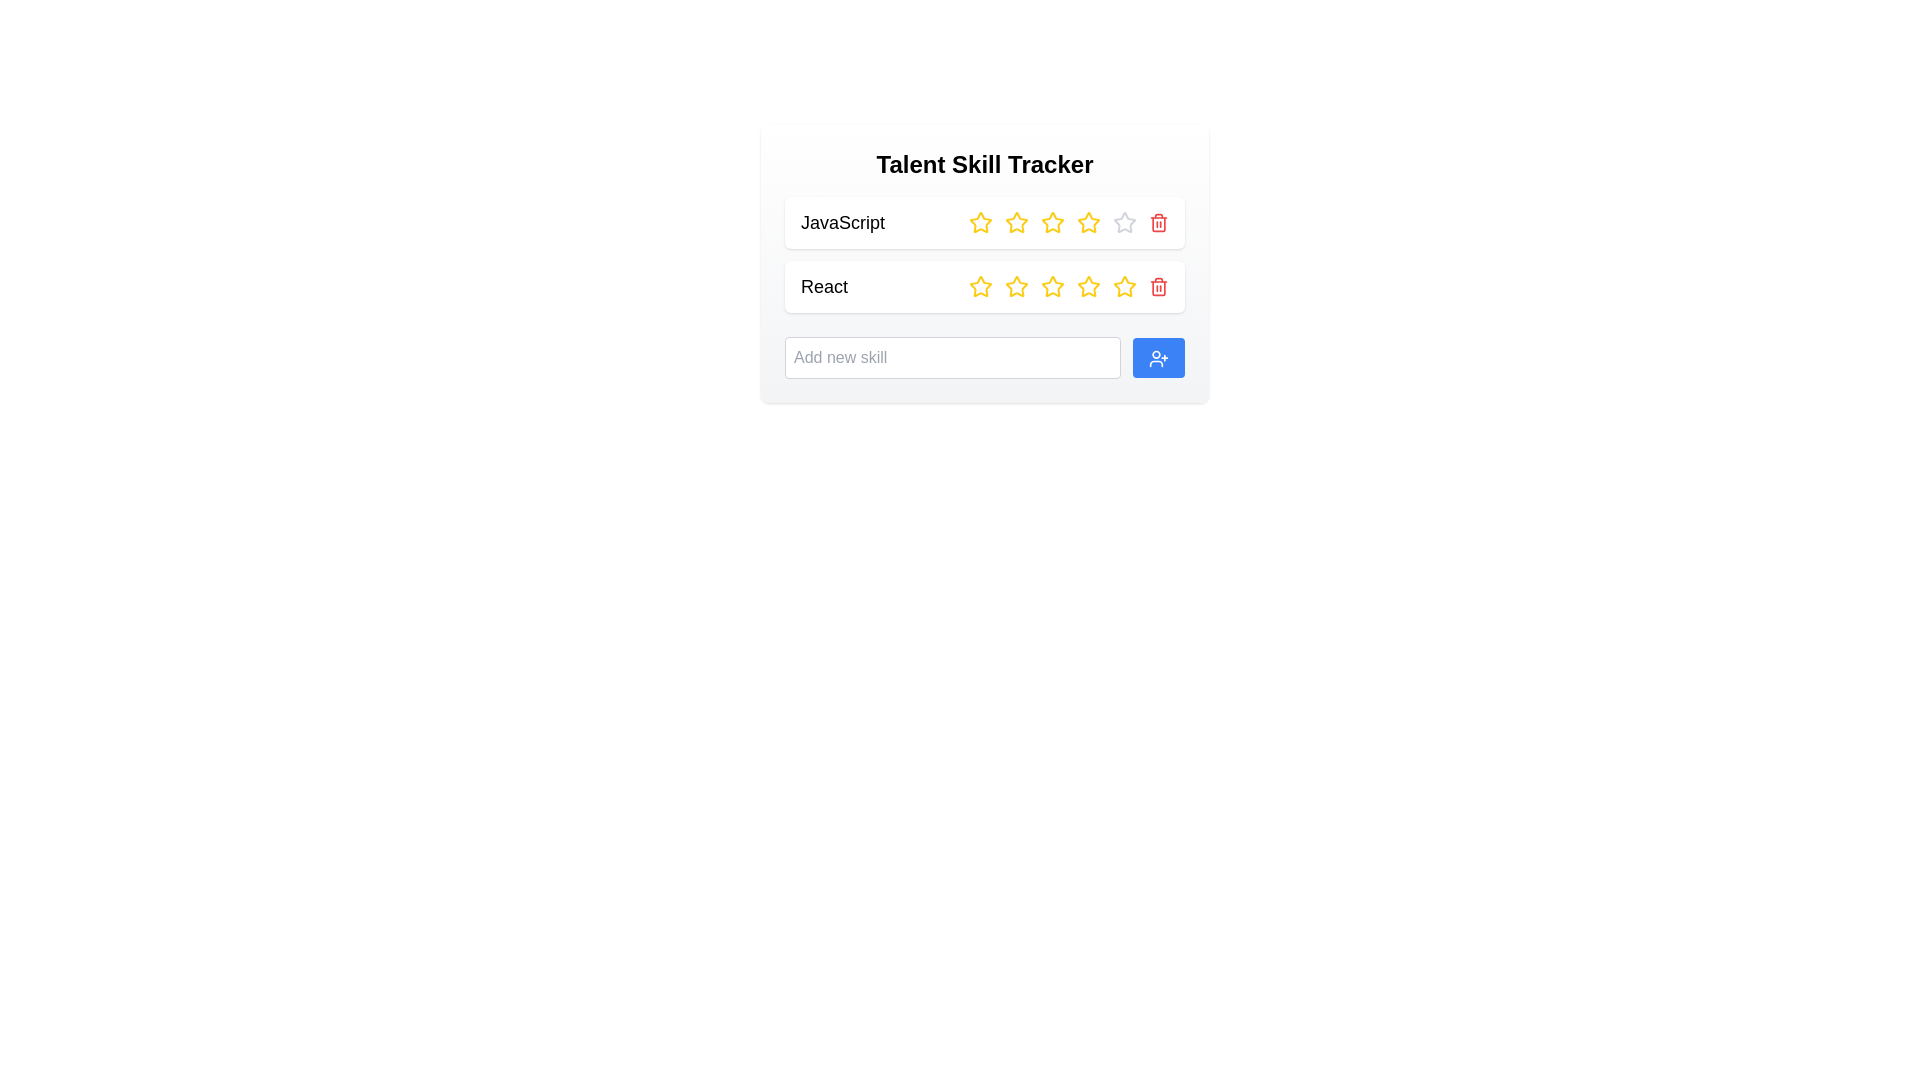 This screenshot has height=1080, width=1920. Describe the element at coordinates (980, 222) in the screenshot. I see `the first star-shaped icon used for marking the rating of the skill 'JavaScript' in the talent skill tracker interface` at that location.